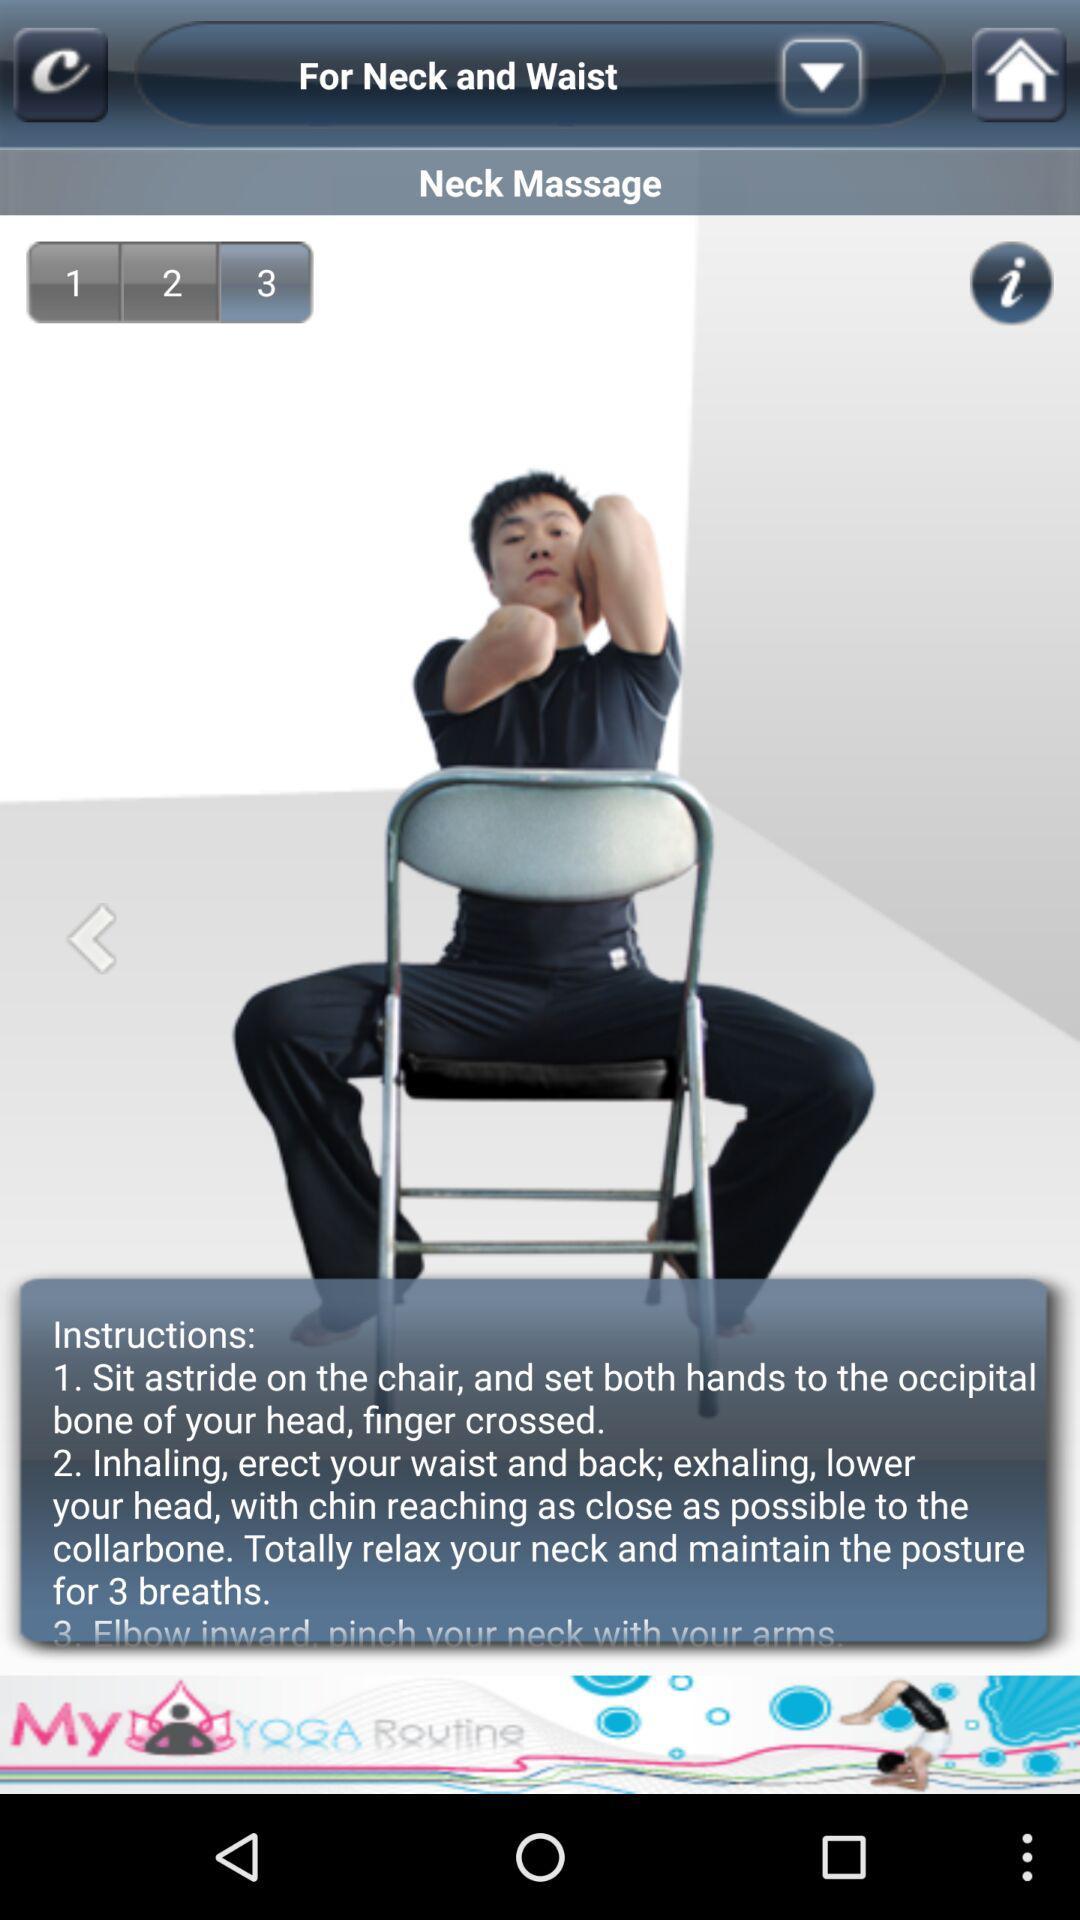 This screenshot has width=1080, height=1920. What do you see at coordinates (59, 75) in the screenshot?
I see `the icon next to for neck and app` at bounding box center [59, 75].